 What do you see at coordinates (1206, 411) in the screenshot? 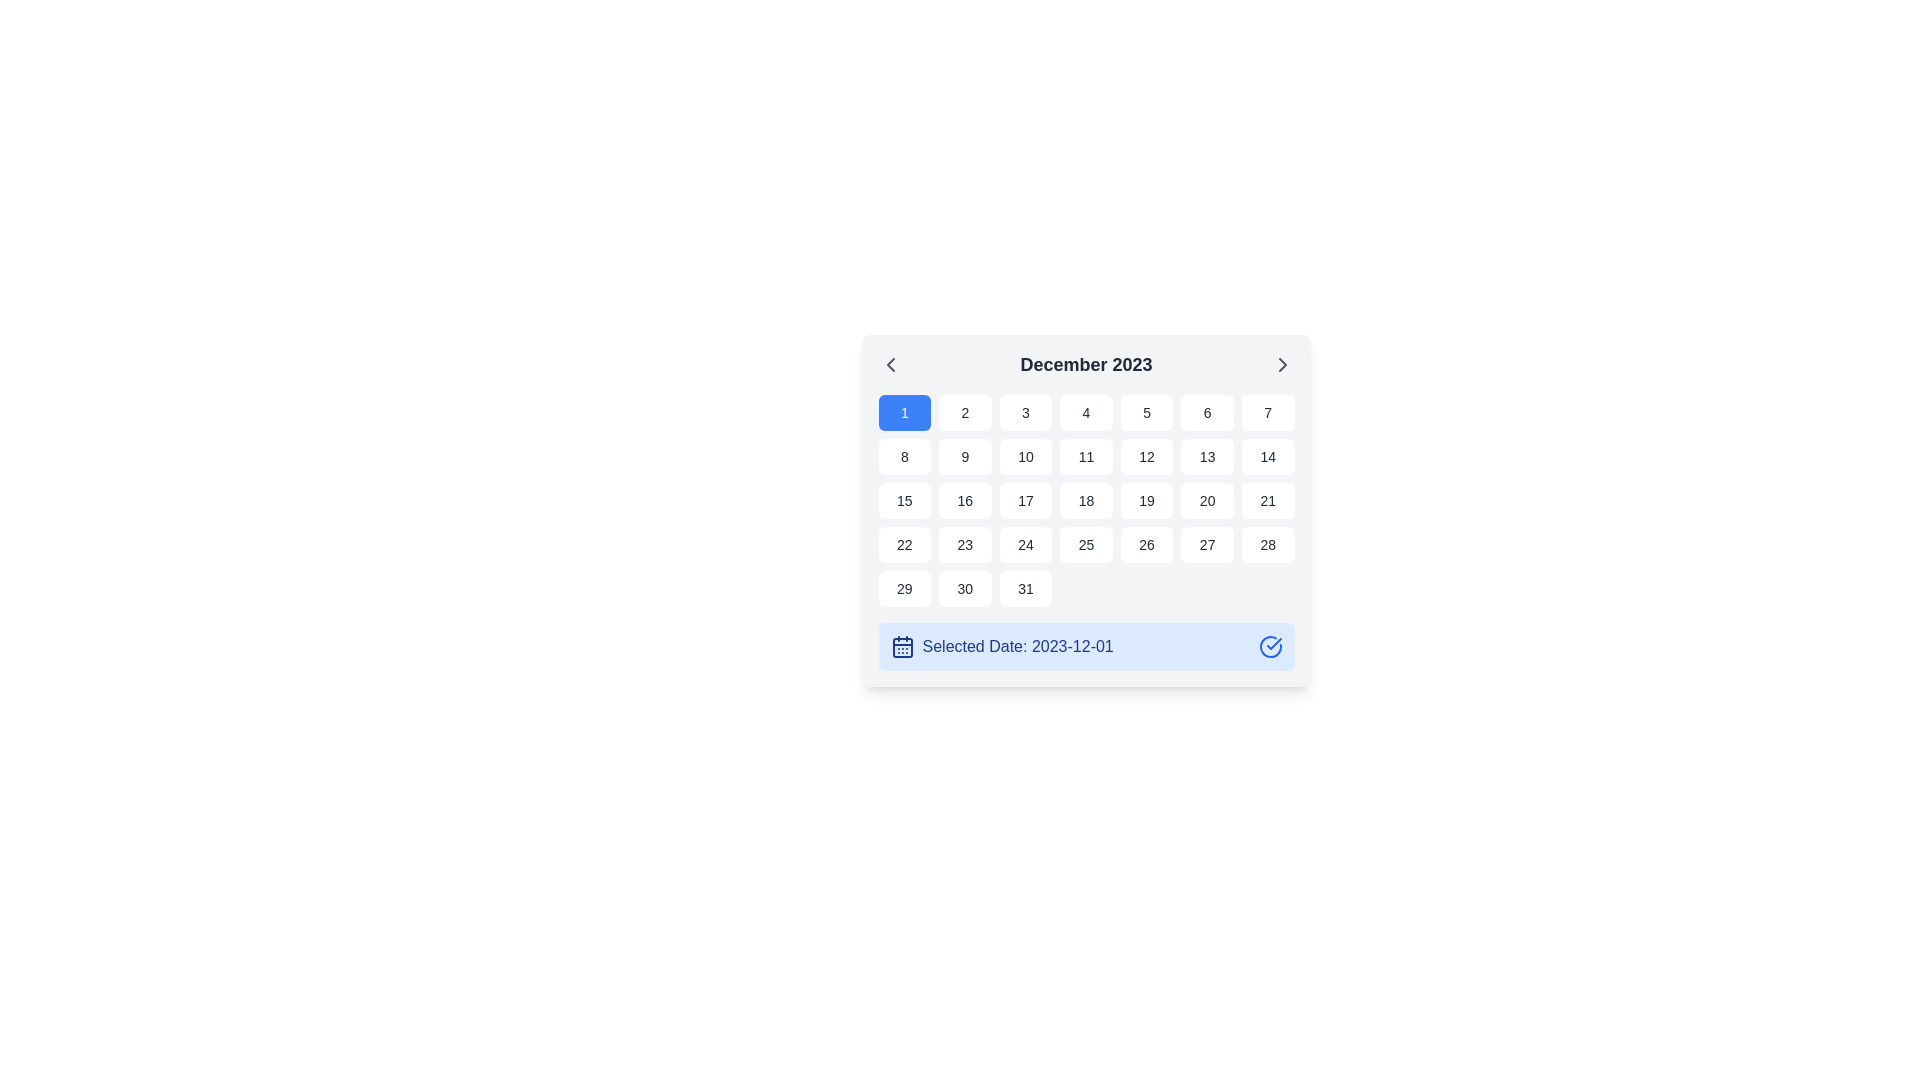
I see `the rounded square button labeled '6' with a white background and gray text` at bounding box center [1206, 411].